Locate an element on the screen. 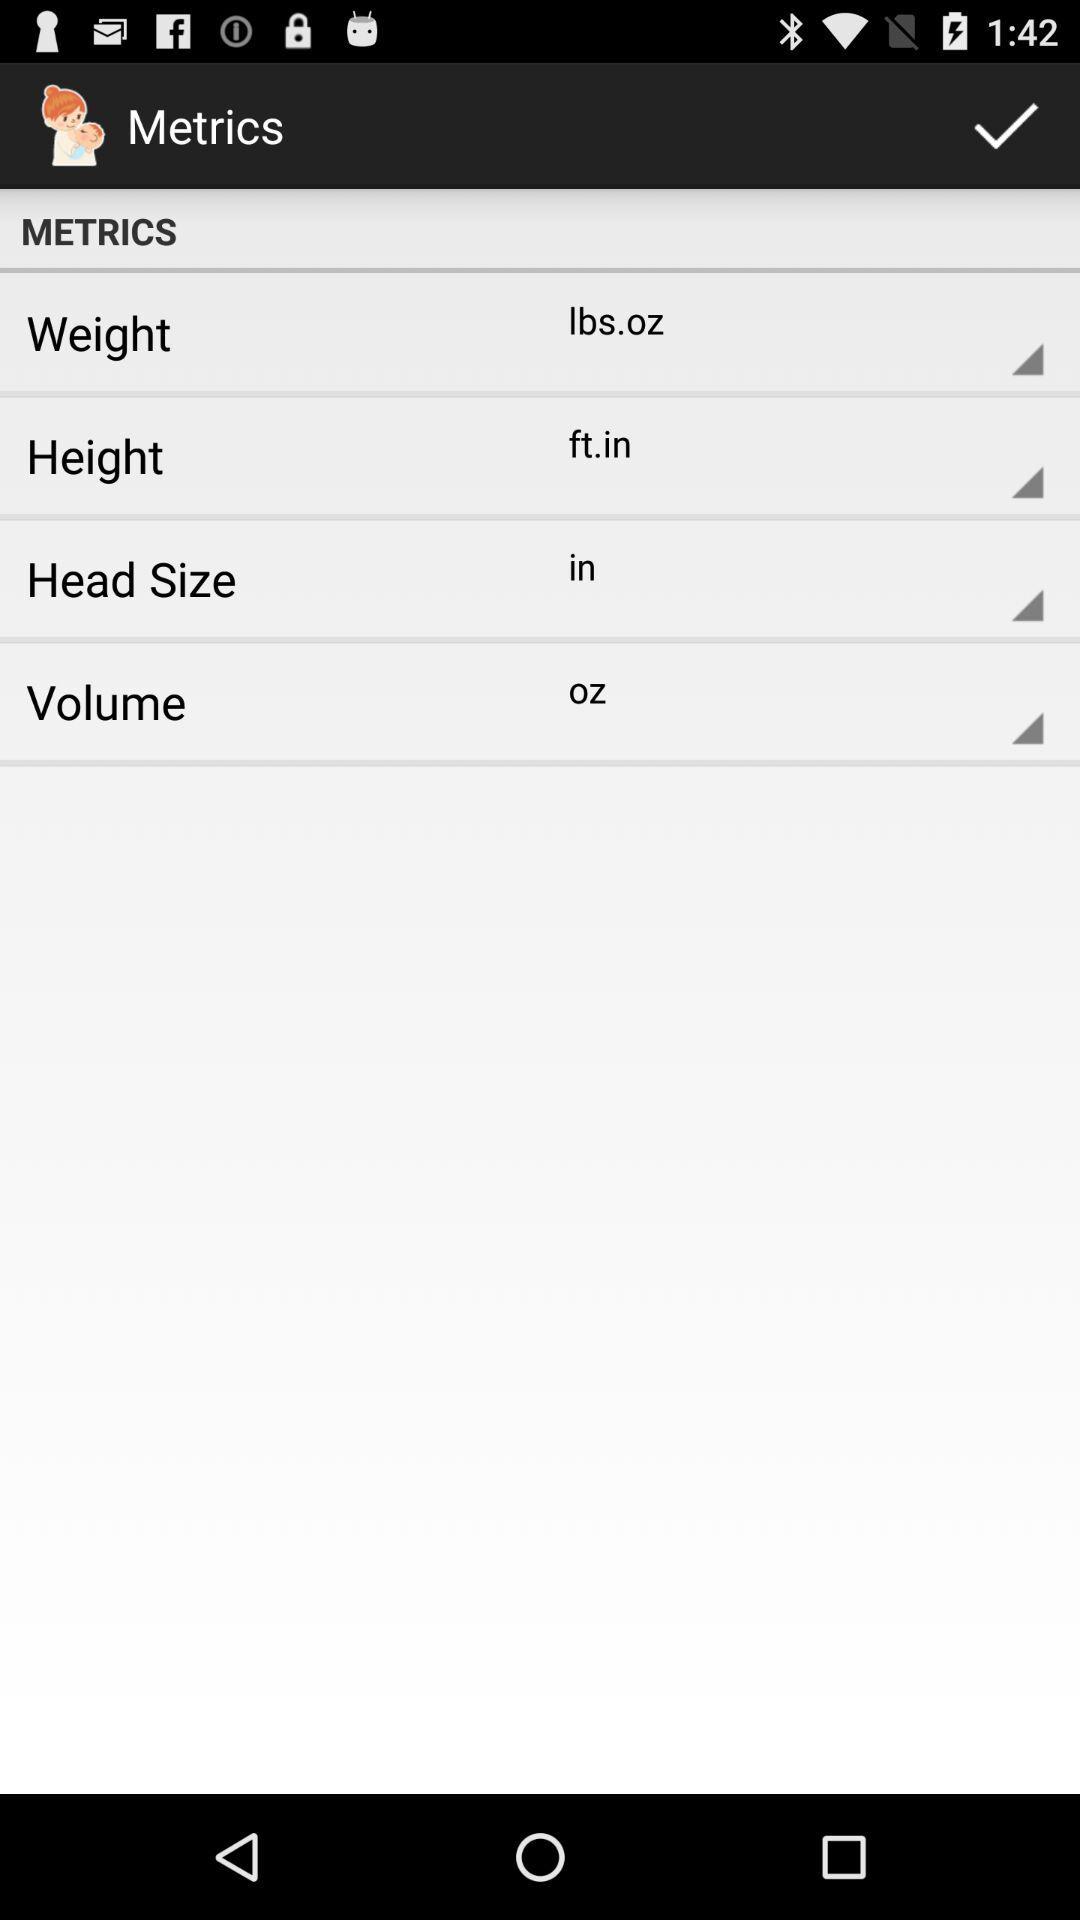 Image resolution: width=1080 pixels, height=1920 pixels. icon next to lbs.oz is located at coordinates (262, 332).